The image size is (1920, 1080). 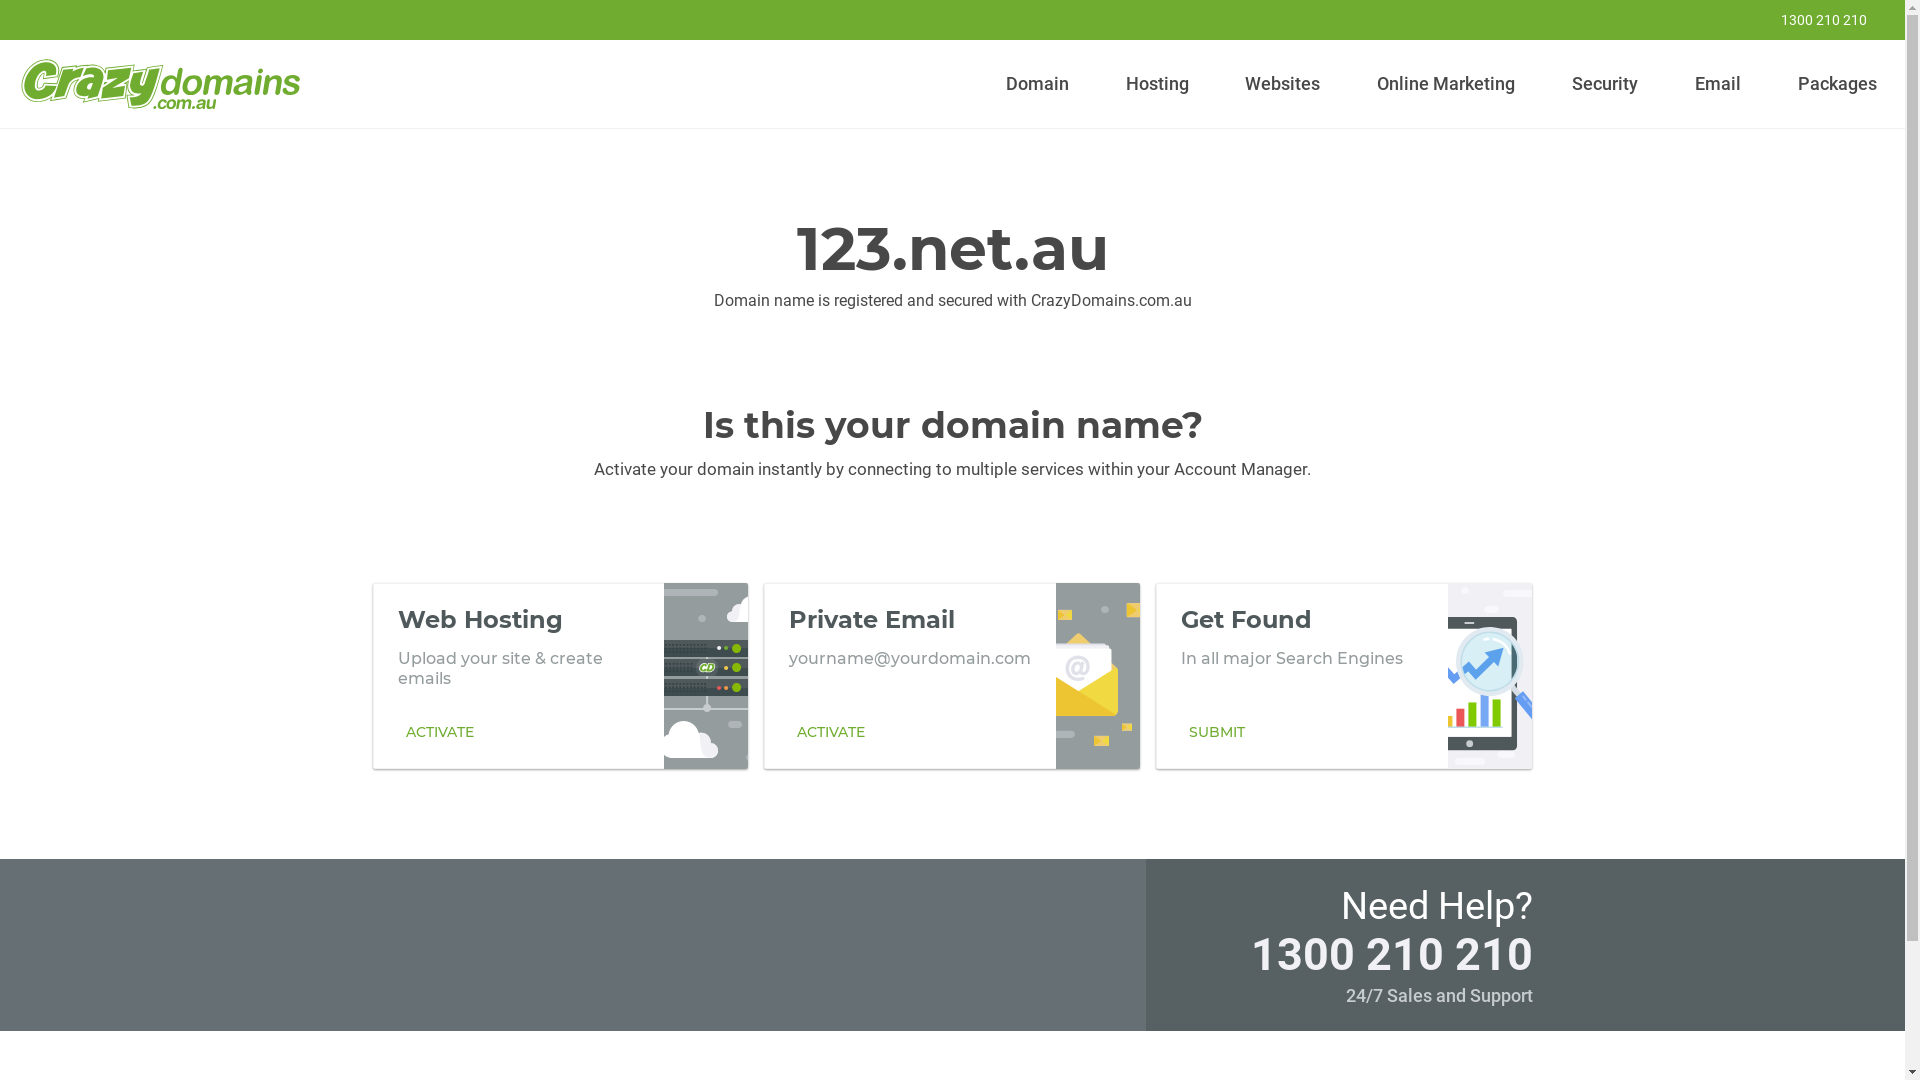 I want to click on 'Security', so click(x=1605, y=83).